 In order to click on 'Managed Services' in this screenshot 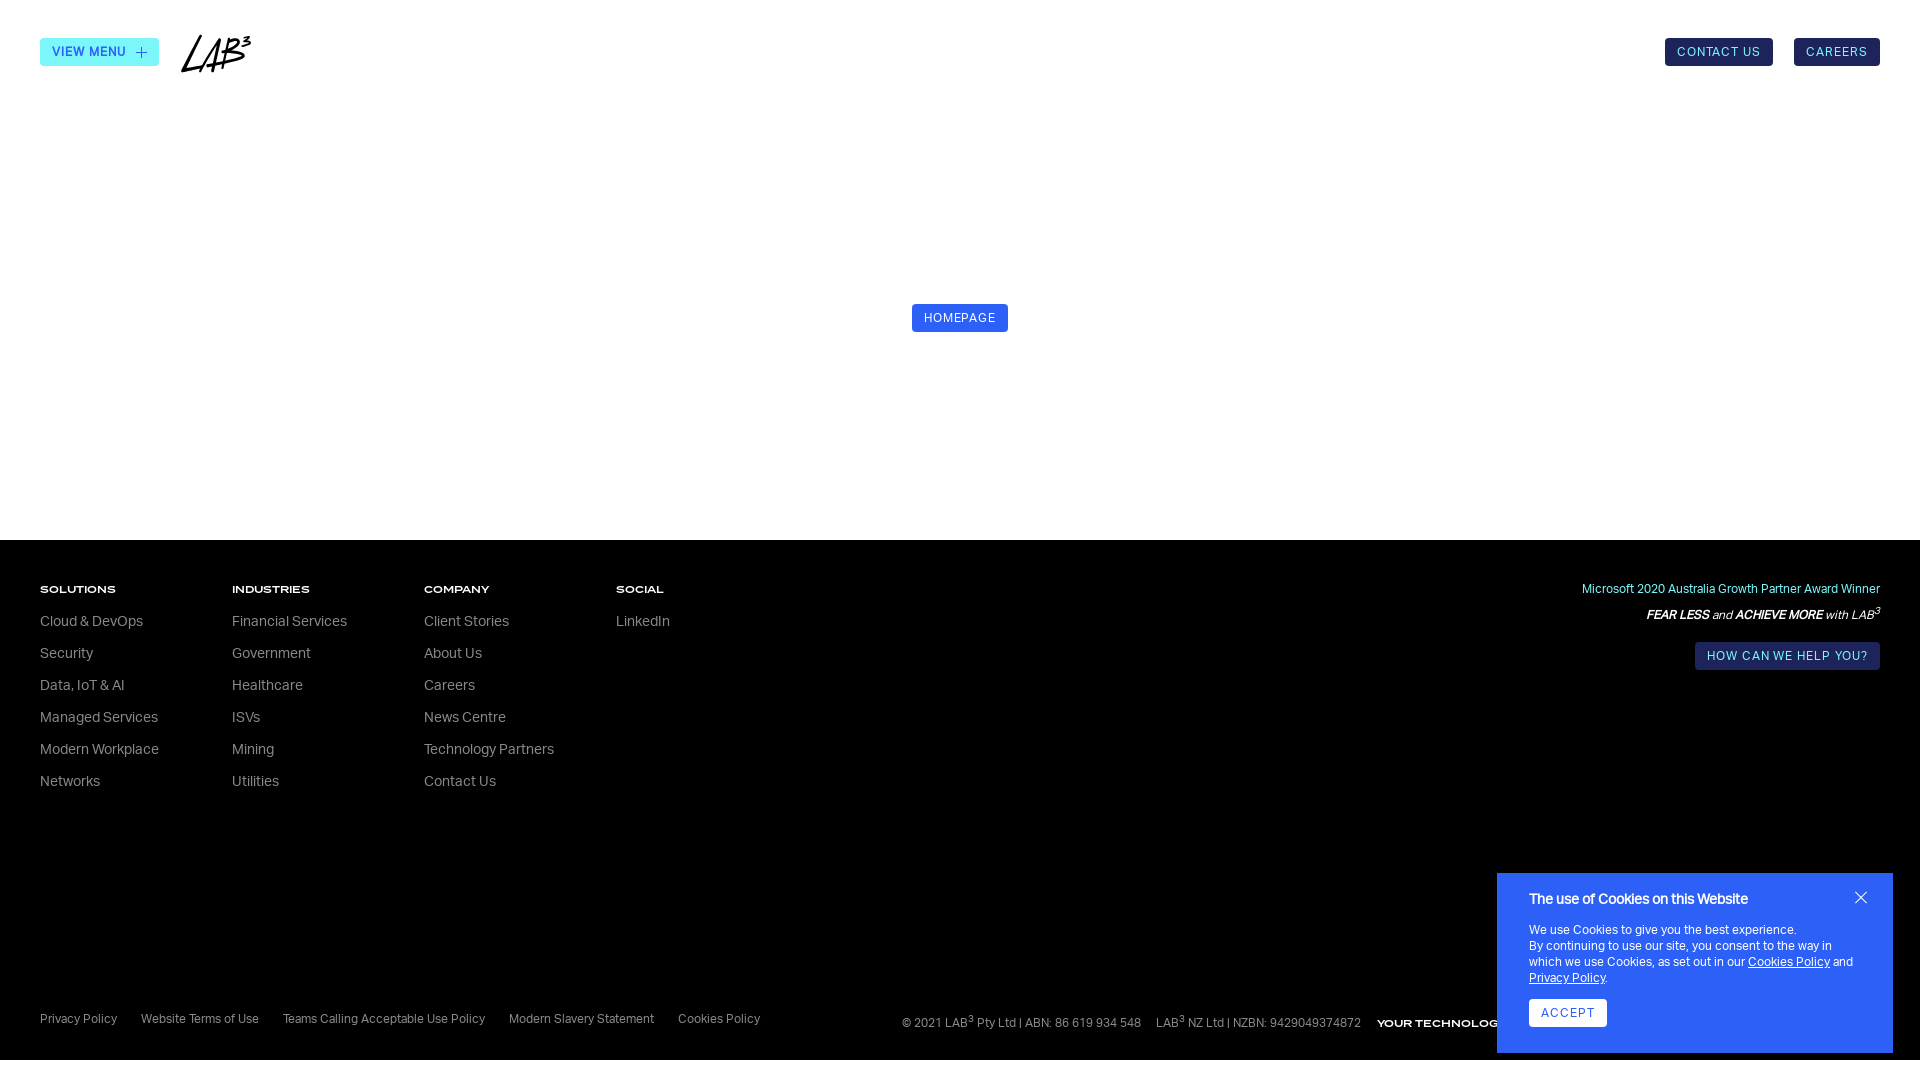, I will do `click(98, 716)`.